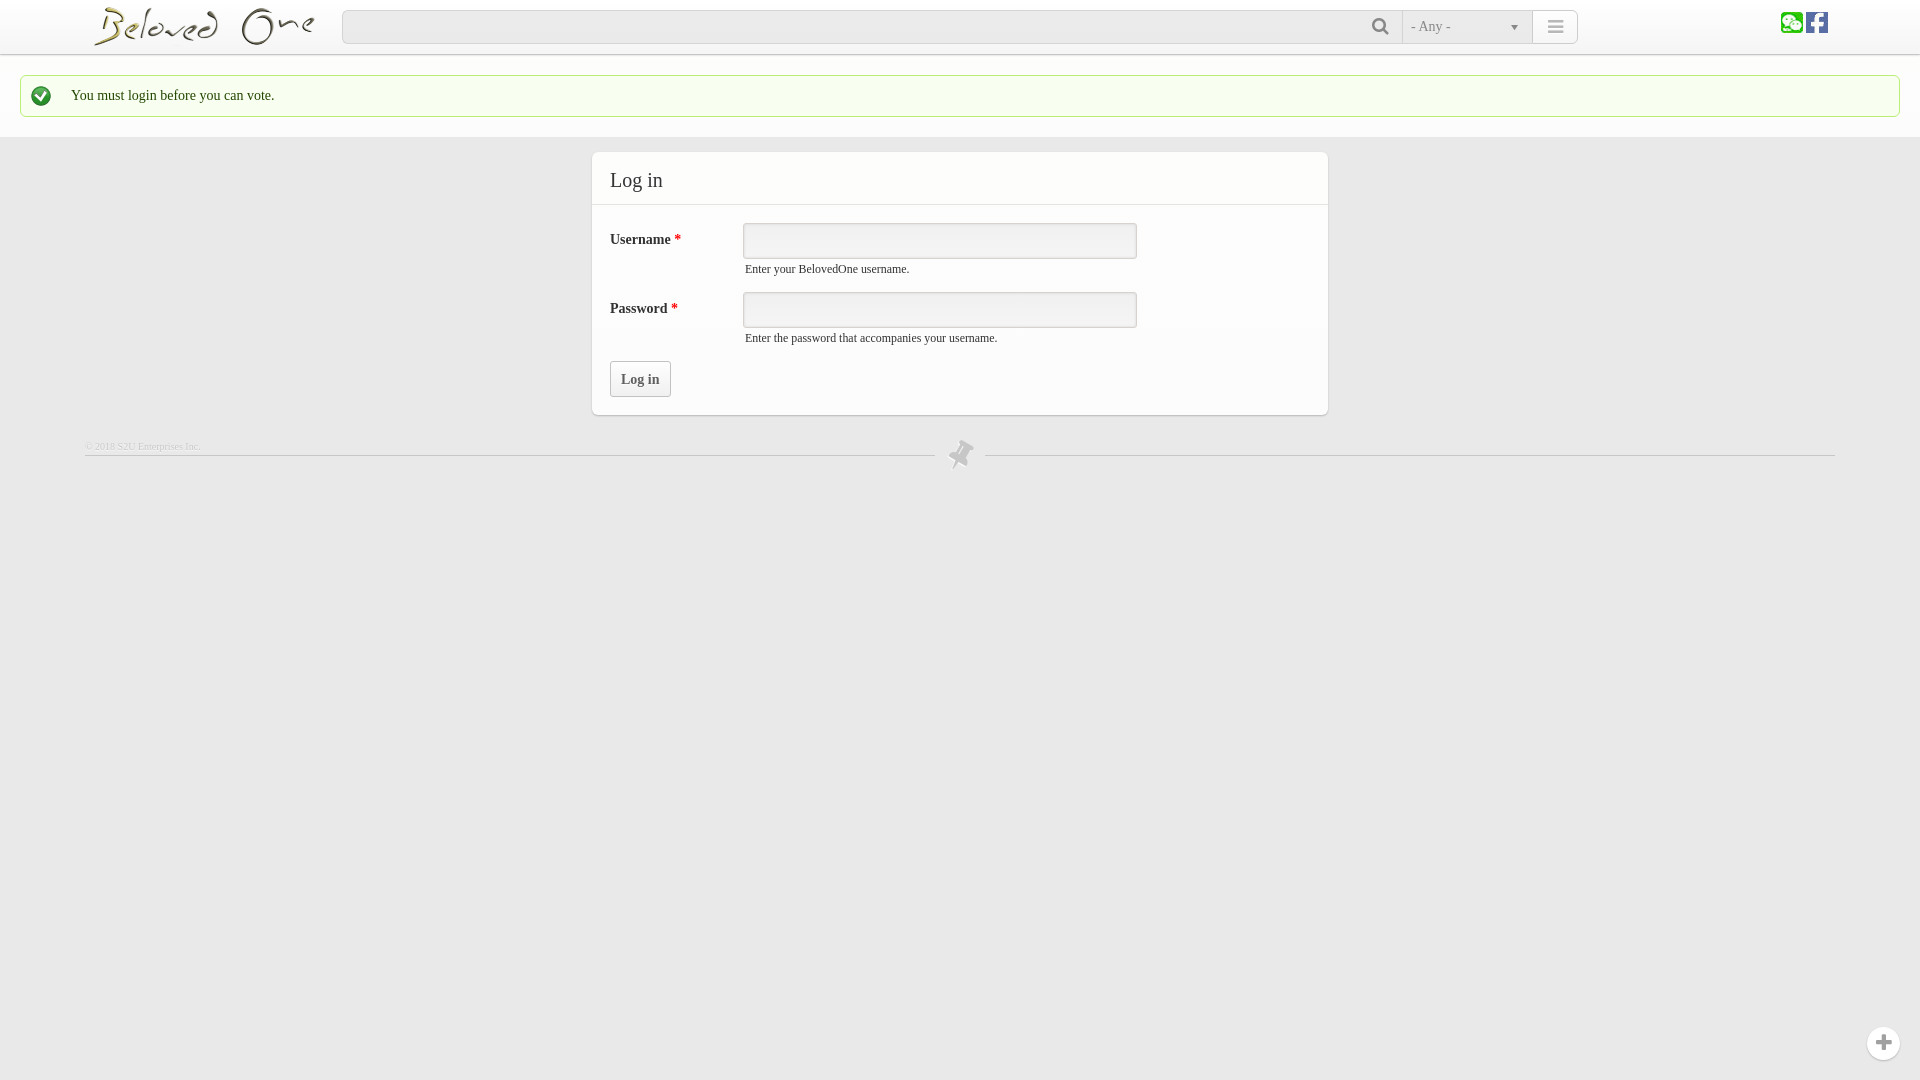 The width and height of the screenshot is (1920, 1080). What do you see at coordinates (216, 26) in the screenshot?
I see `'BelovedOne'` at bounding box center [216, 26].